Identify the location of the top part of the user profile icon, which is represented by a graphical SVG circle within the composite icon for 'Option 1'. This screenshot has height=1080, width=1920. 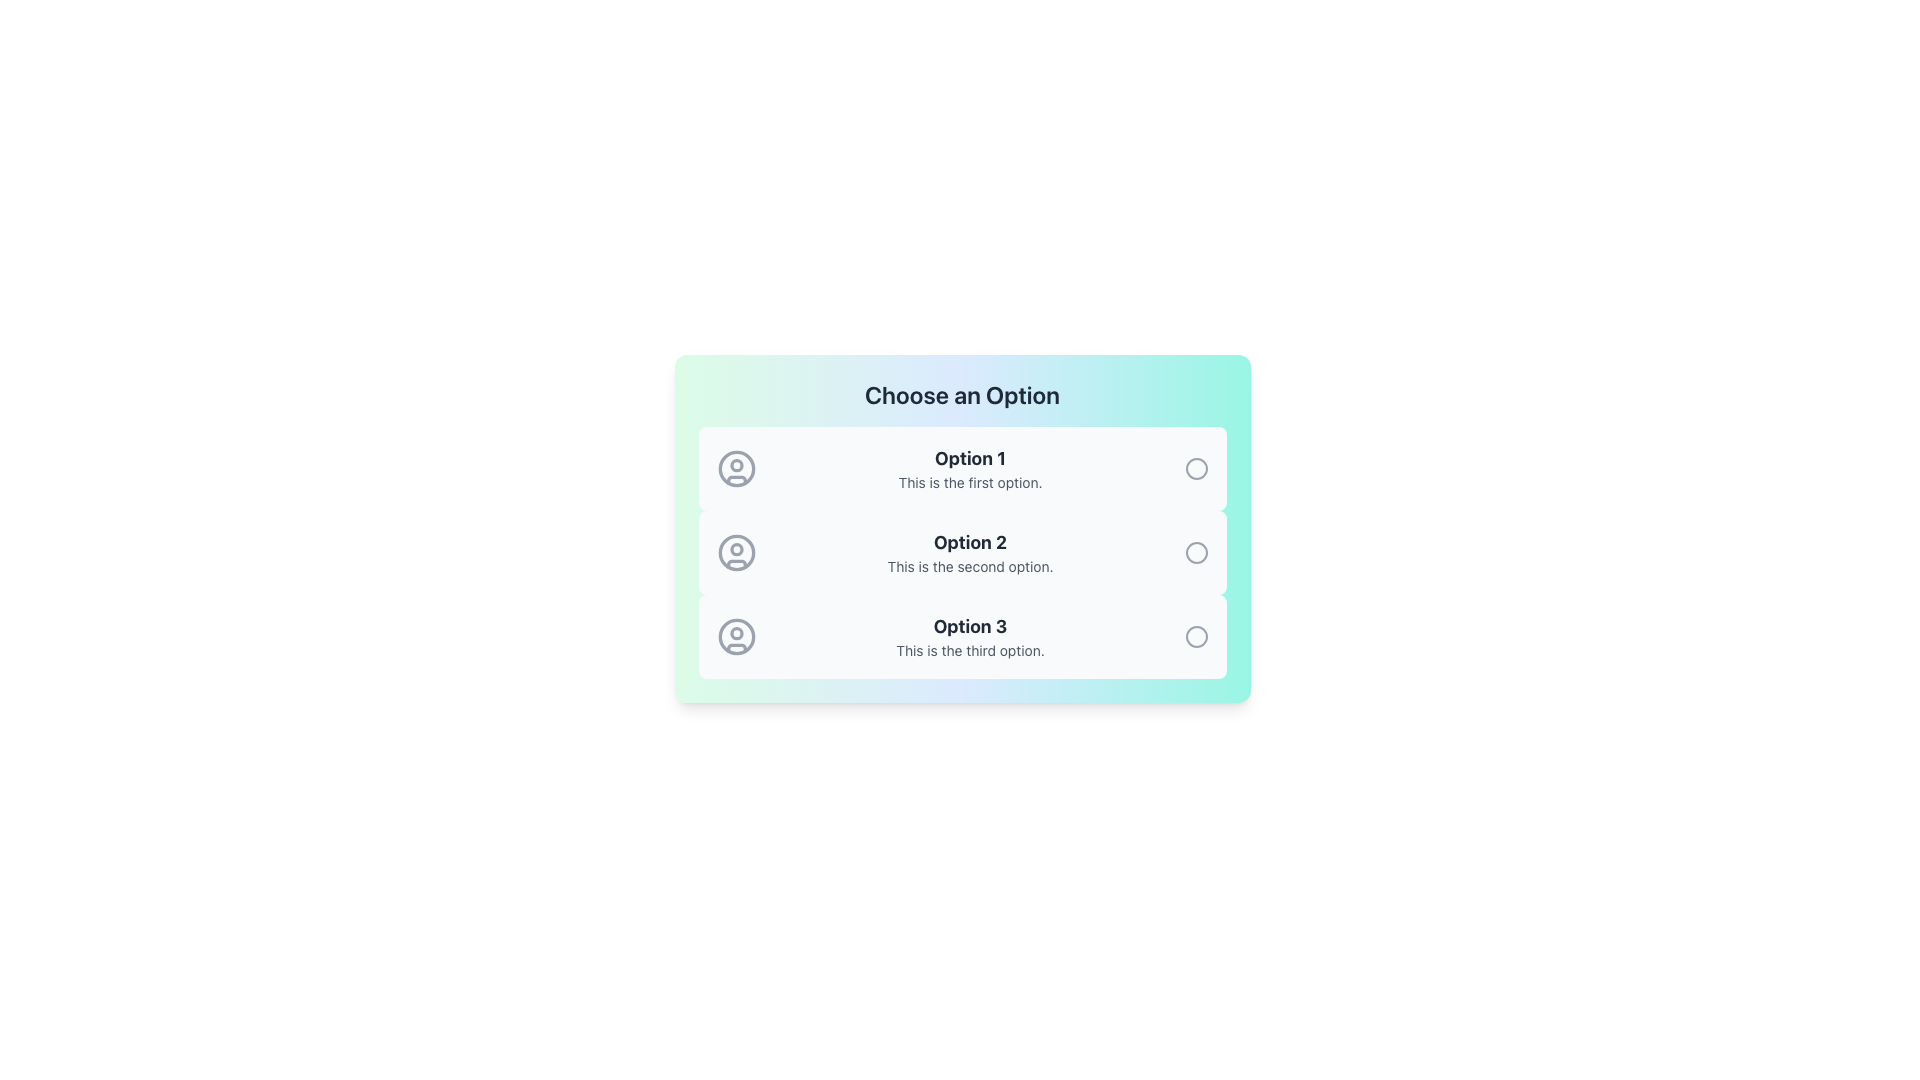
(735, 465).